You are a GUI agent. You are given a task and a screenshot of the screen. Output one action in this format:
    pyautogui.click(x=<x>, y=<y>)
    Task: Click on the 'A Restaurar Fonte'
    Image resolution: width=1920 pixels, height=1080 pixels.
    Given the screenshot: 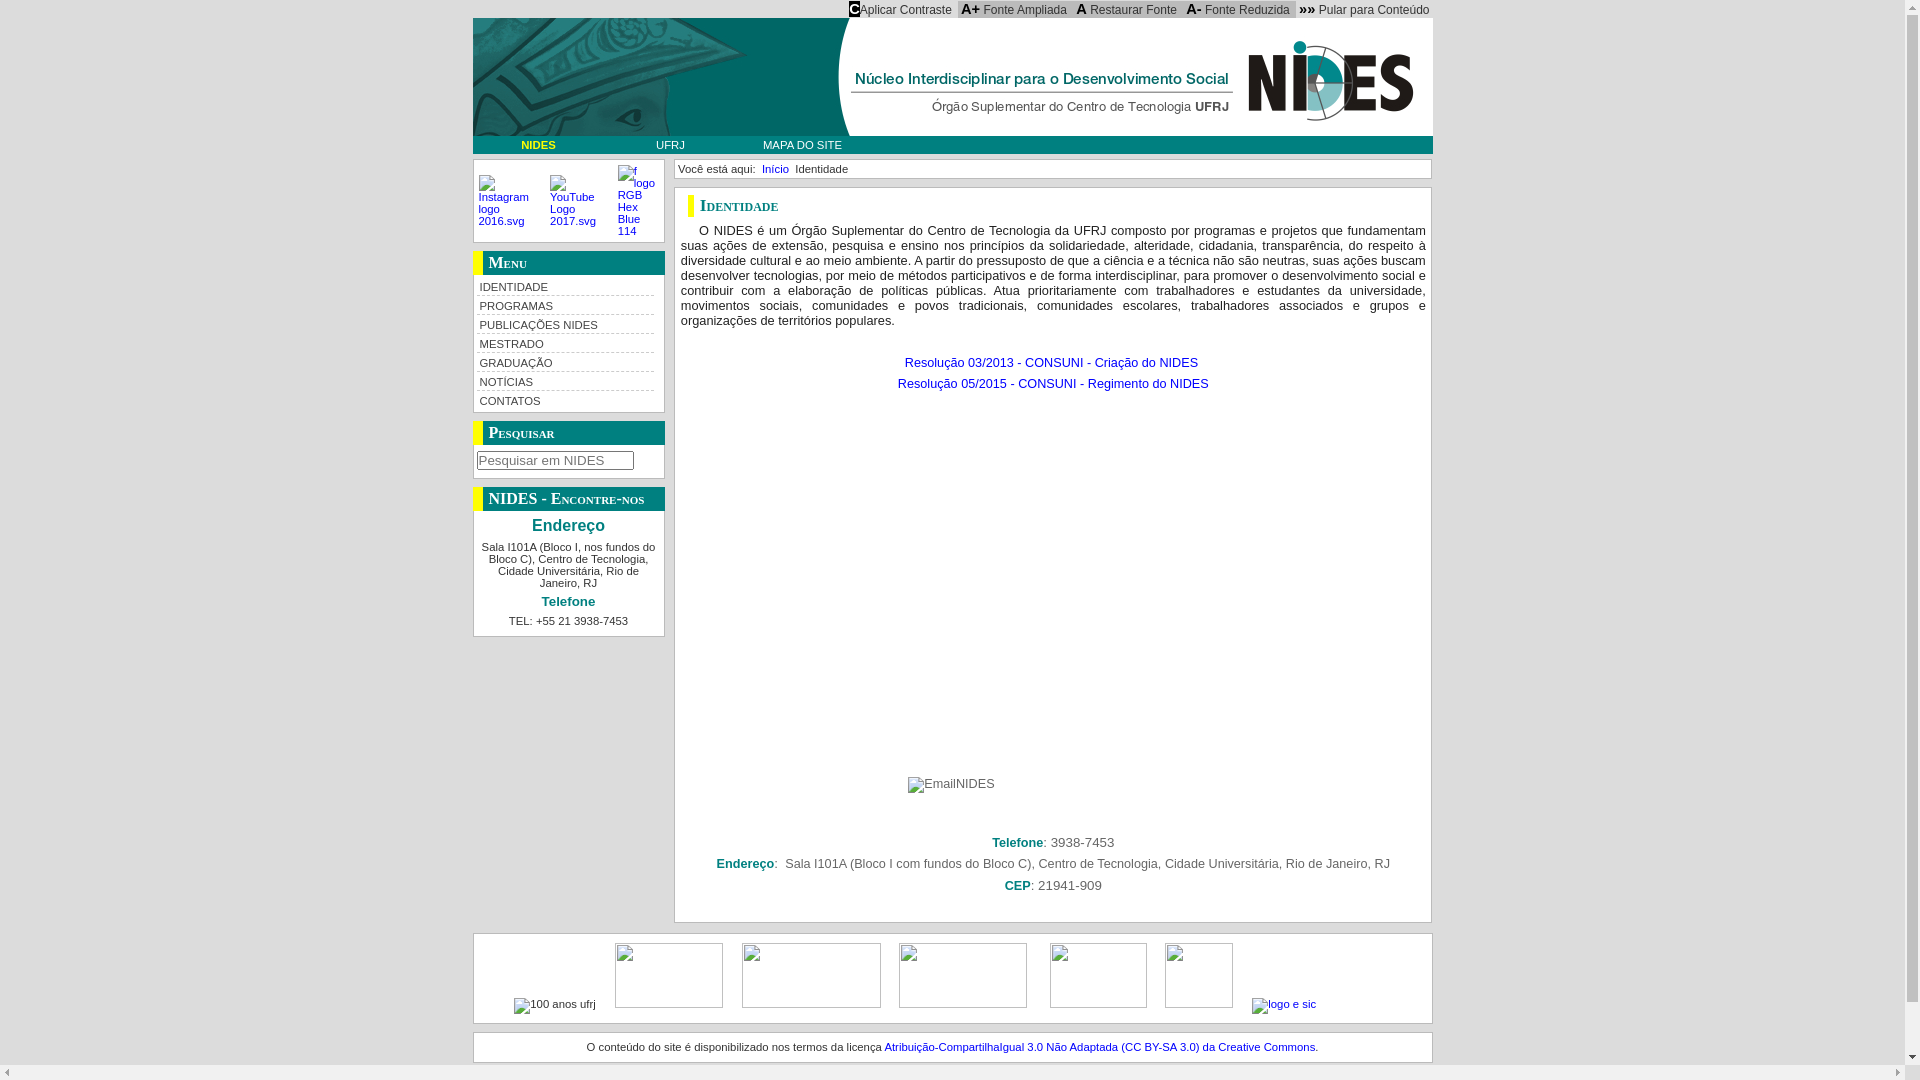 What is the action you would take?
    pyautogui.click(x=1126, y=8)
    